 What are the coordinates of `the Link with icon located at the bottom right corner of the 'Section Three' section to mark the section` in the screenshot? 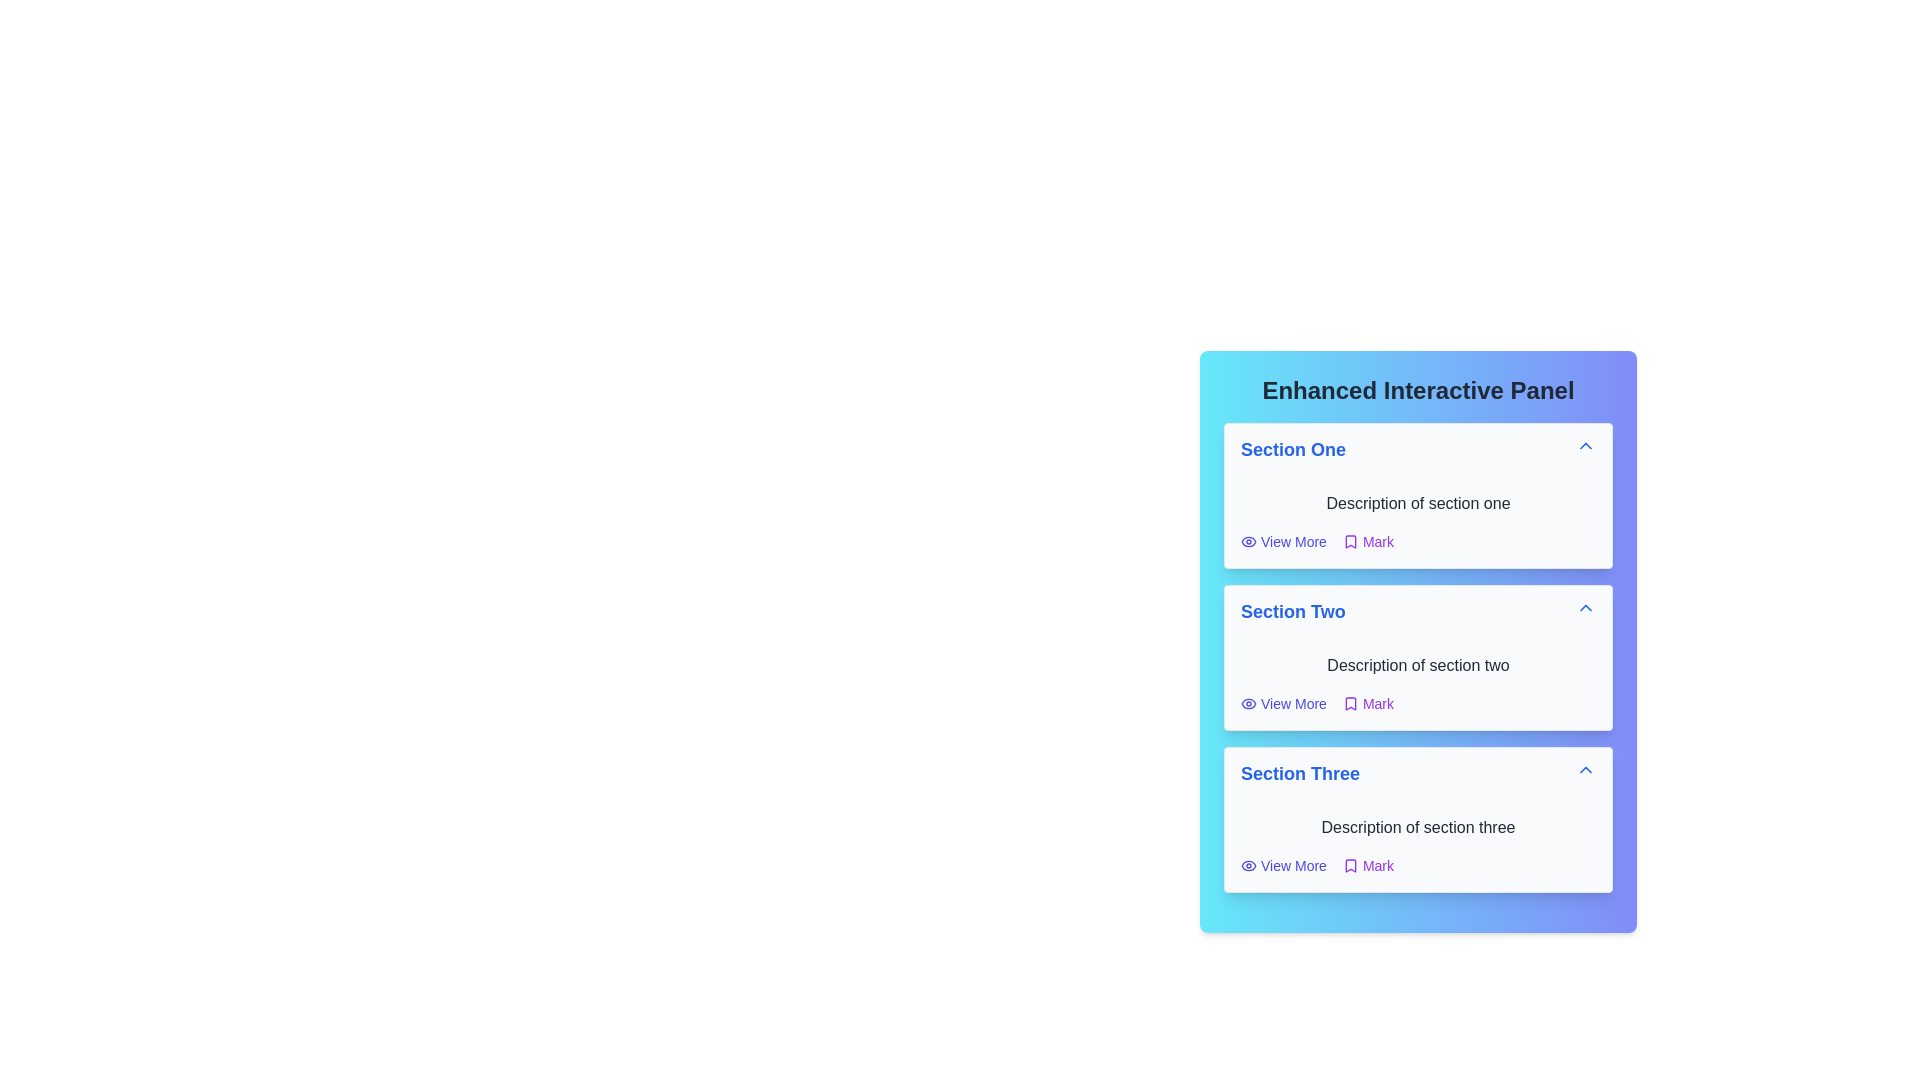 It's located at (1367, 865).